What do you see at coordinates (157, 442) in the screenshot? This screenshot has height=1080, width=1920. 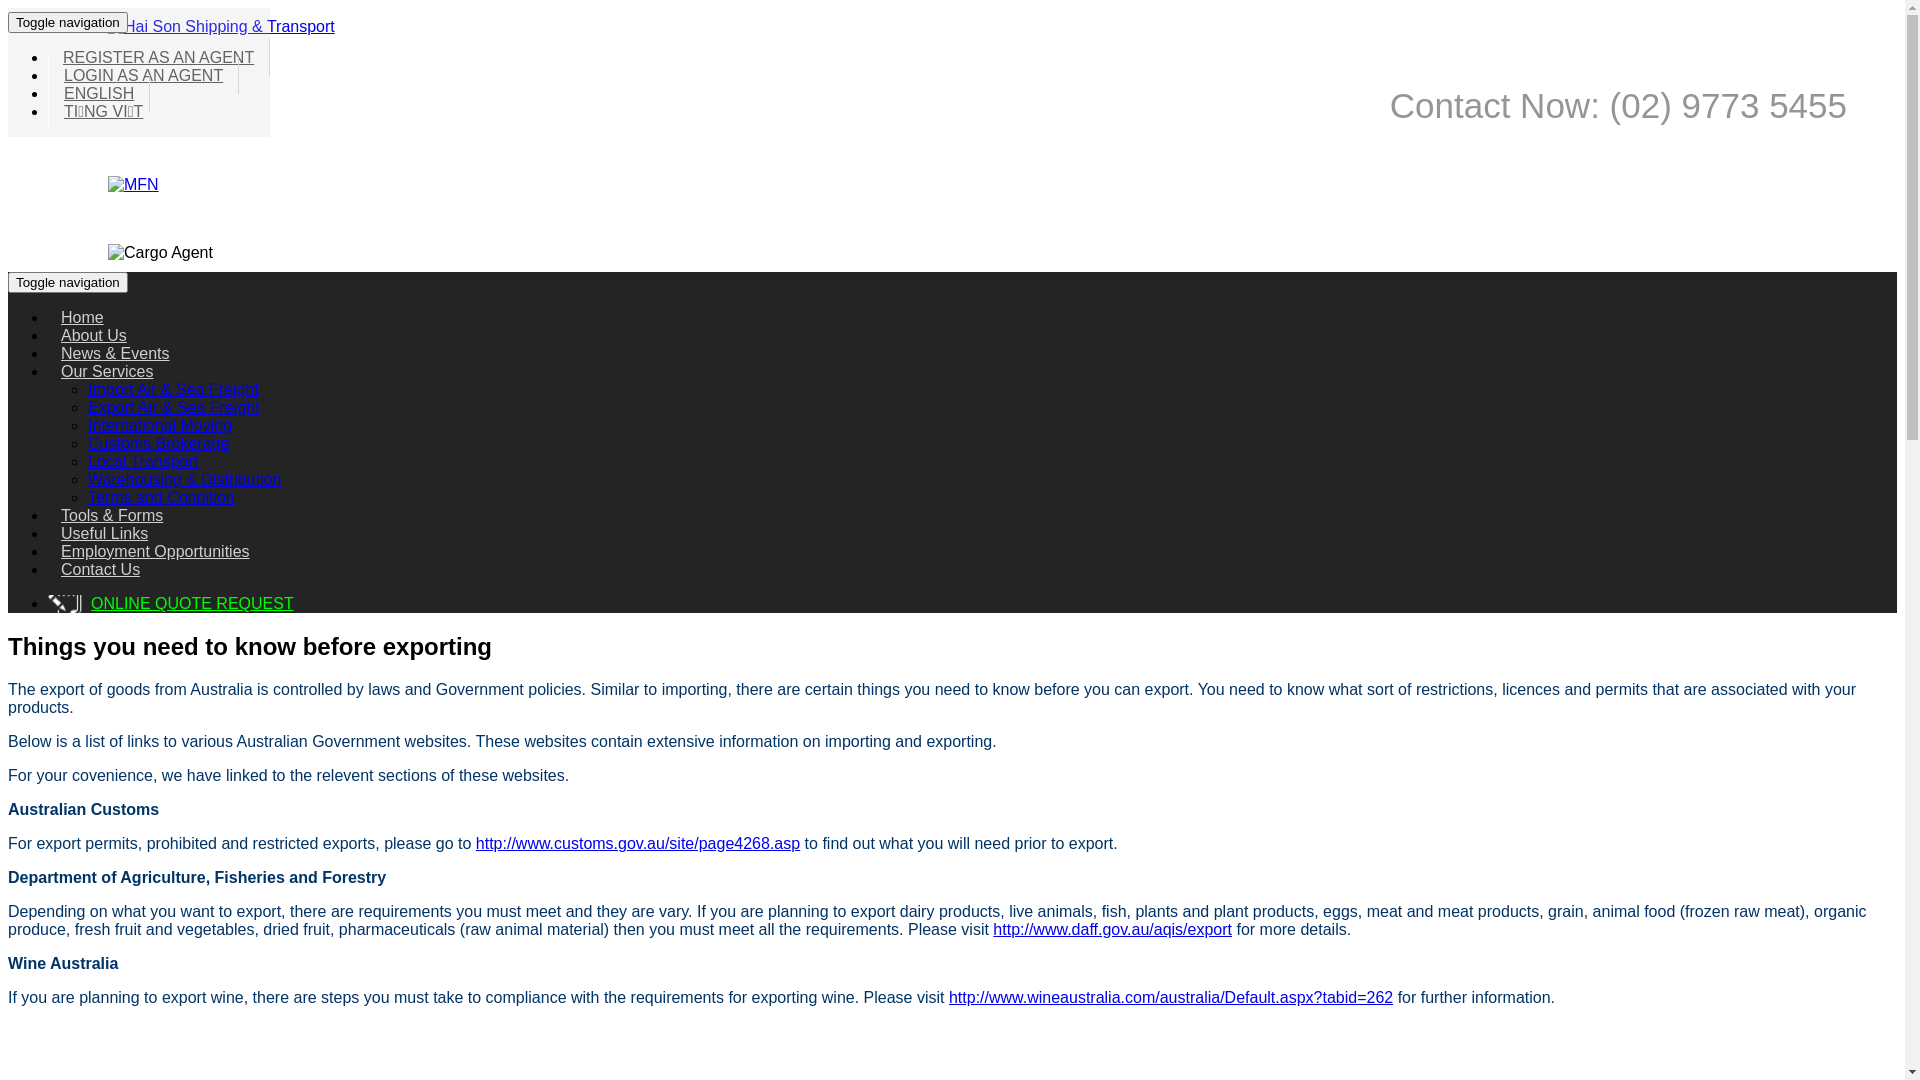 I see `'Customs Brokerage'` at bounding box center [157, 442].